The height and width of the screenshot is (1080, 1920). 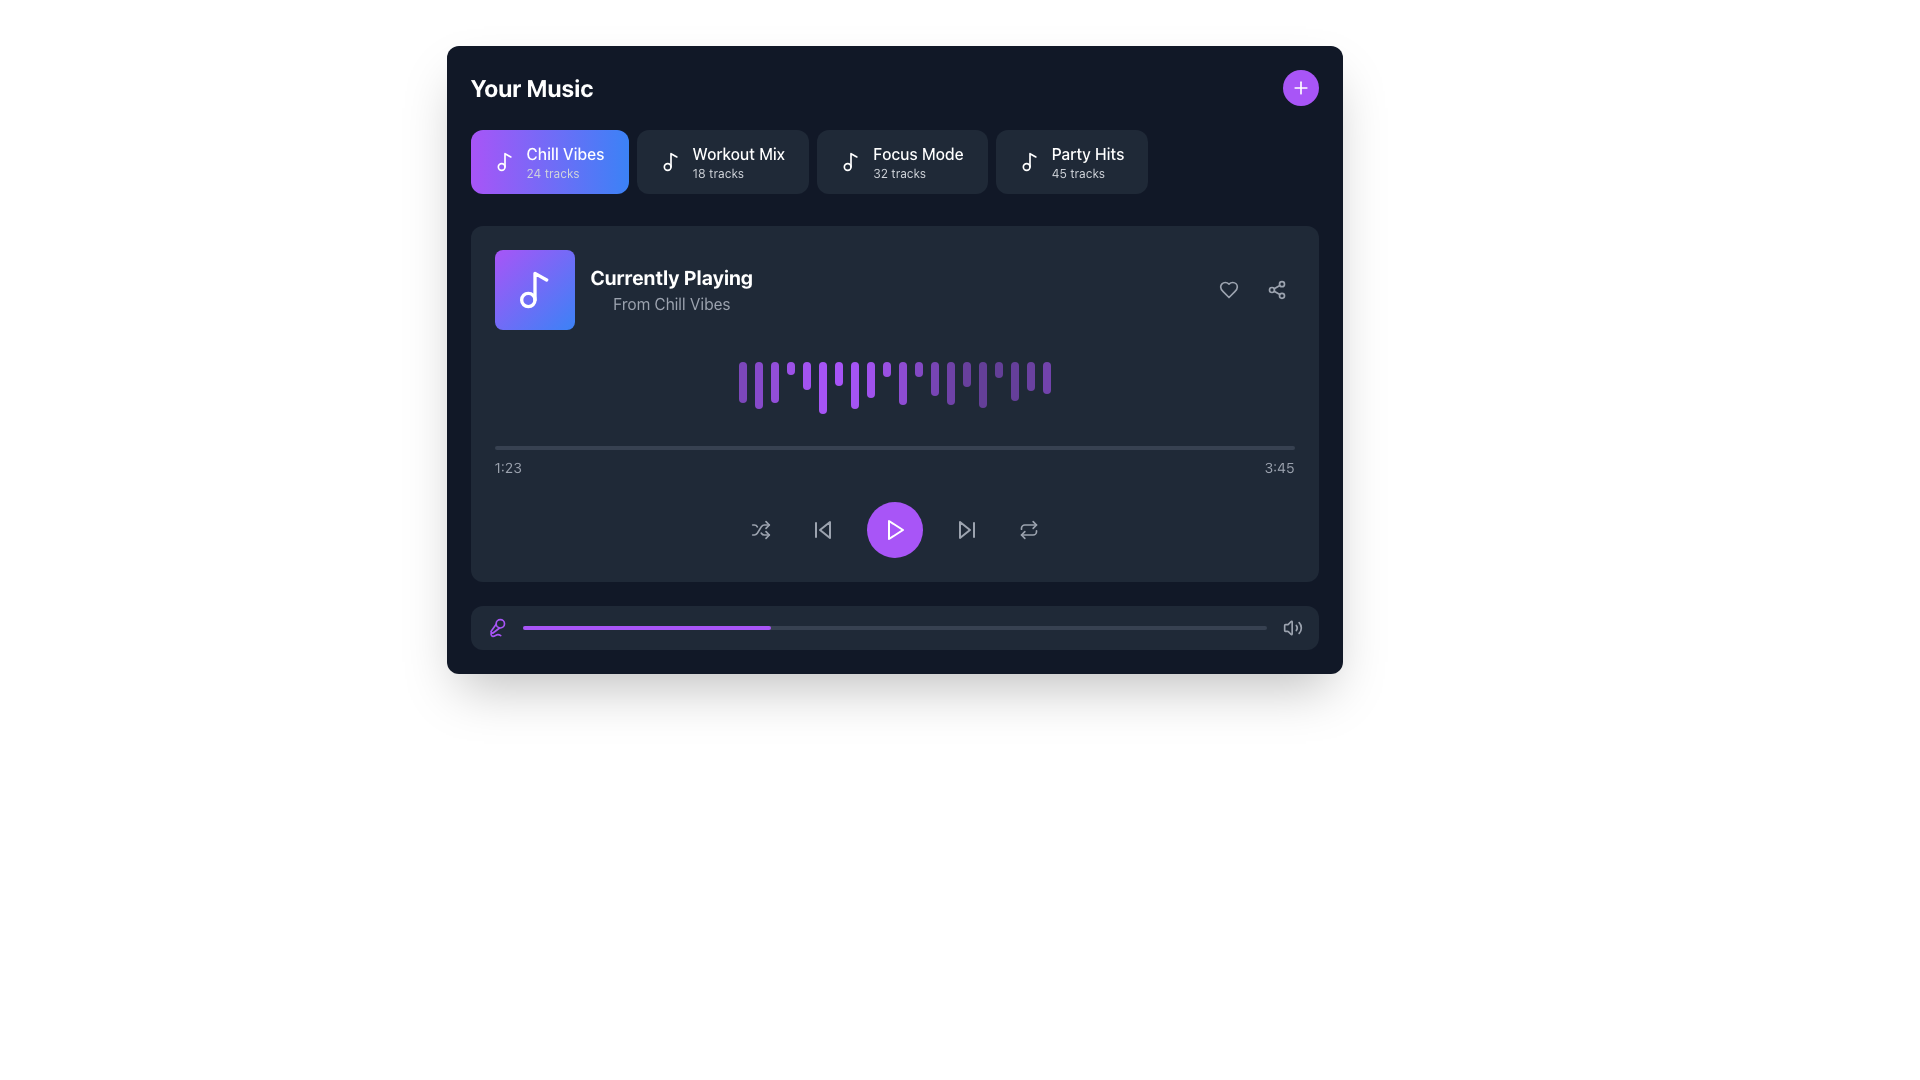 I want to click on text from the 'Currently Playing' label, which is a large, bold, white text displayed on a dark background, centrally positioned in the music playback section, so click(x=671, y=277).